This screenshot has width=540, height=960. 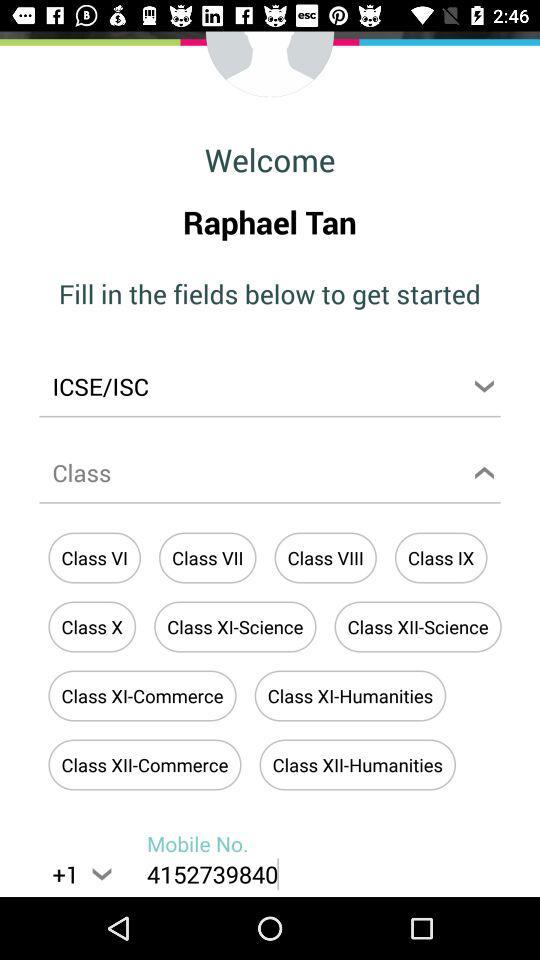 I want to click on this is where a profile image would go, so click(x=270, y=65).